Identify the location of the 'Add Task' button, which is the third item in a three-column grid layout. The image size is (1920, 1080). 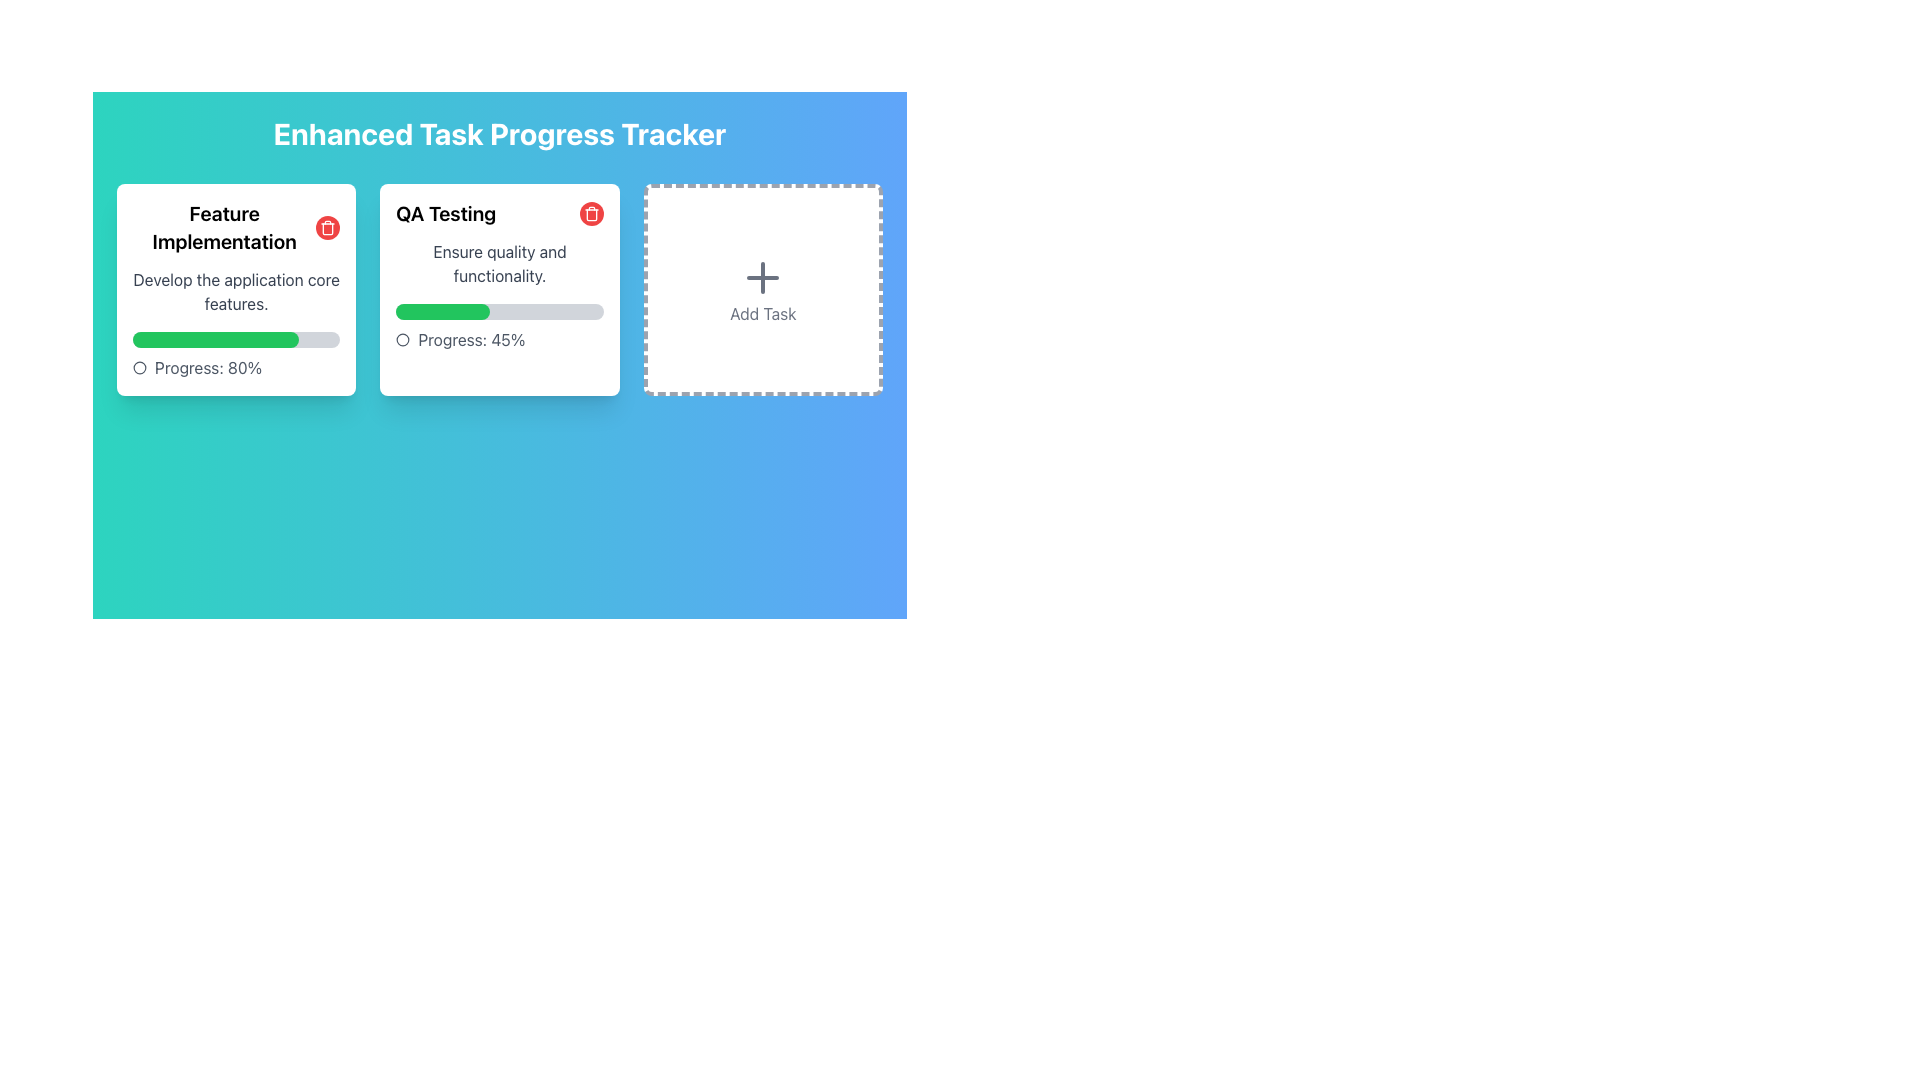
(762, 289).